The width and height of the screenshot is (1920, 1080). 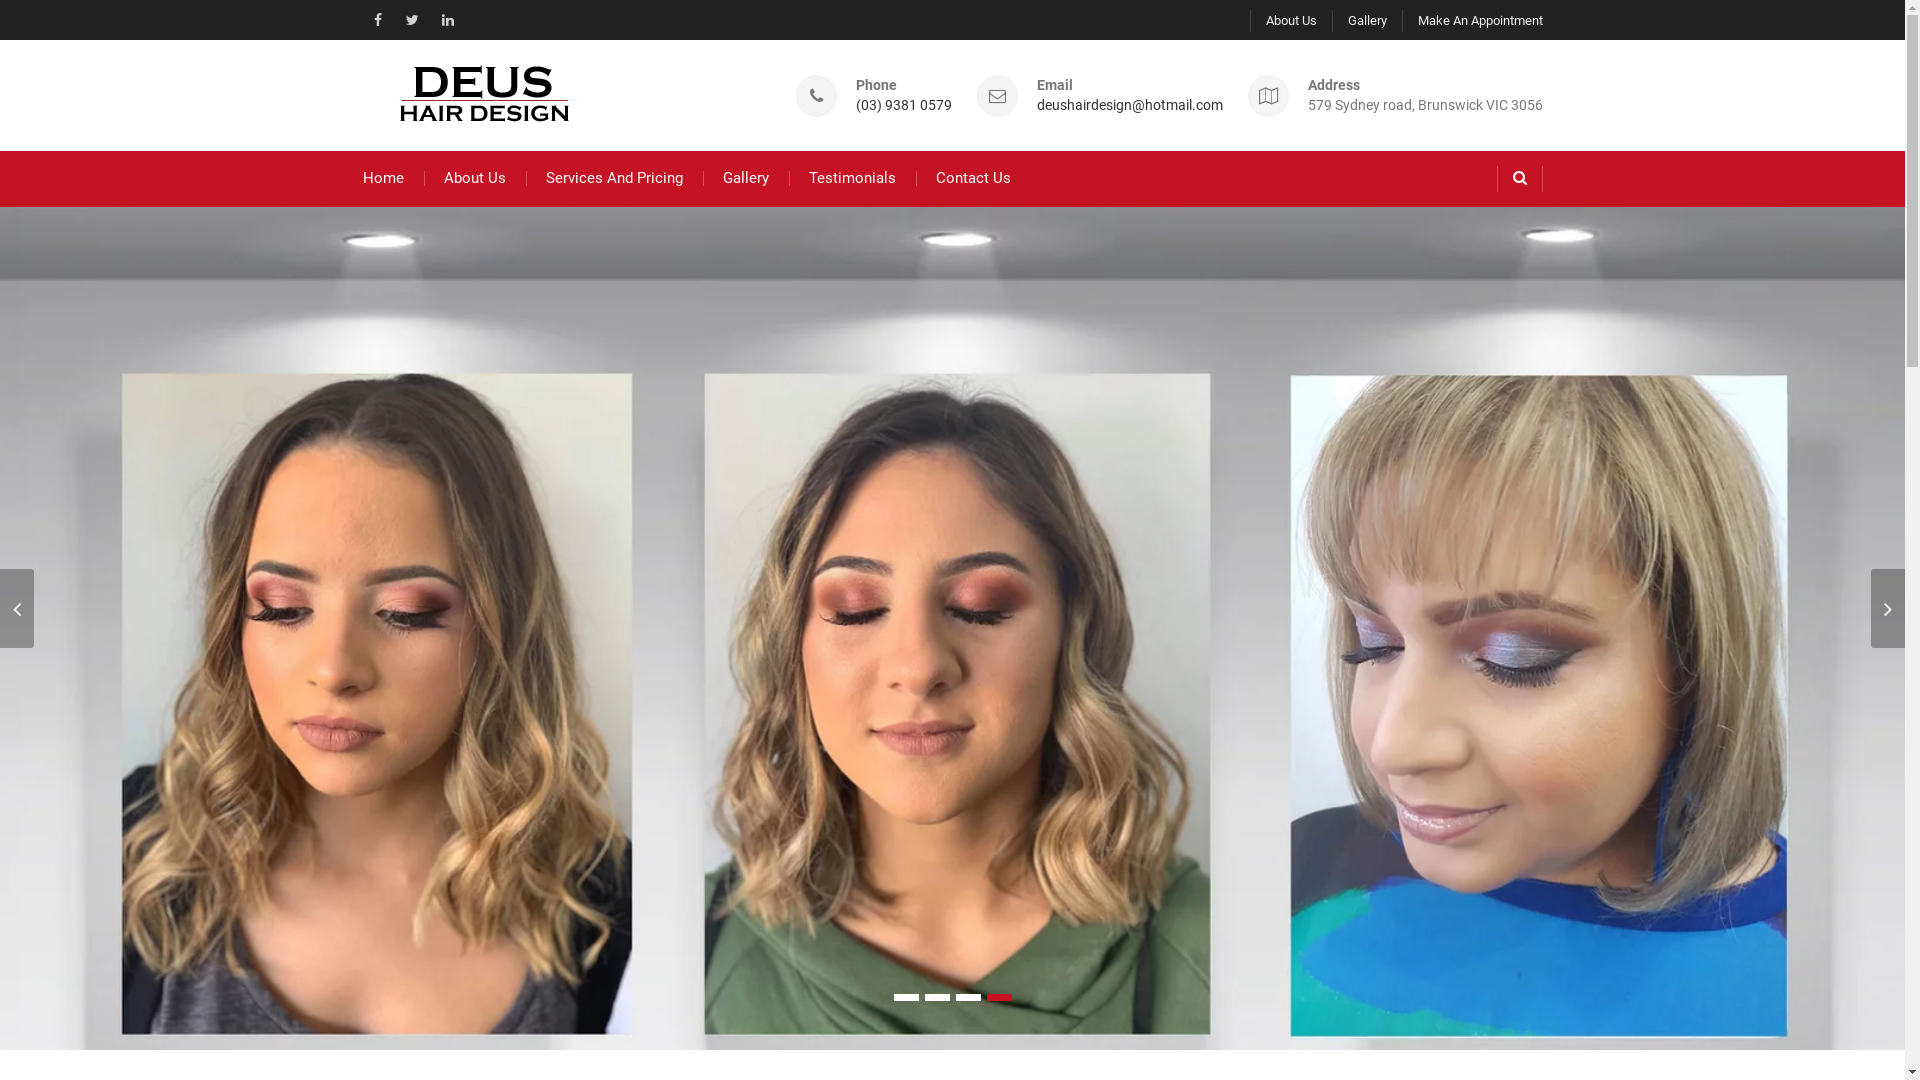 I want to click on 'Make An Appointment', so click(x=1472, y=20).